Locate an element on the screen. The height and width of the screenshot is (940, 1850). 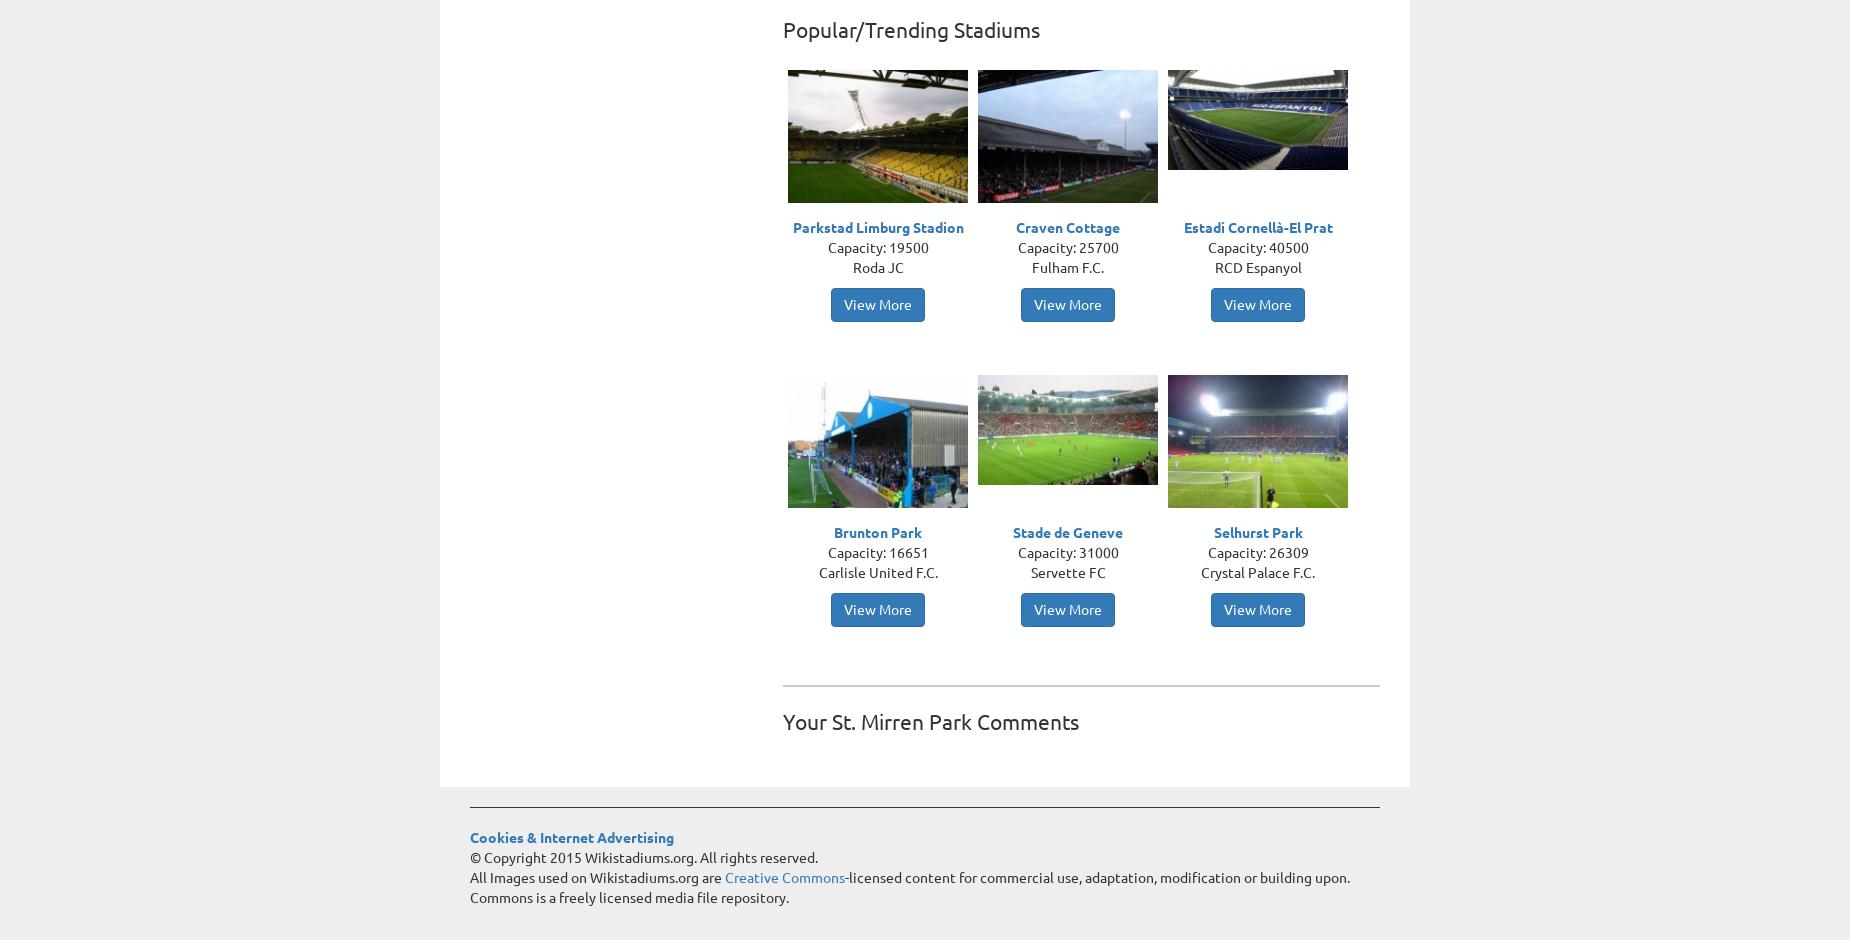
'Capacity: 16651' is located at coordinates (877, 553).